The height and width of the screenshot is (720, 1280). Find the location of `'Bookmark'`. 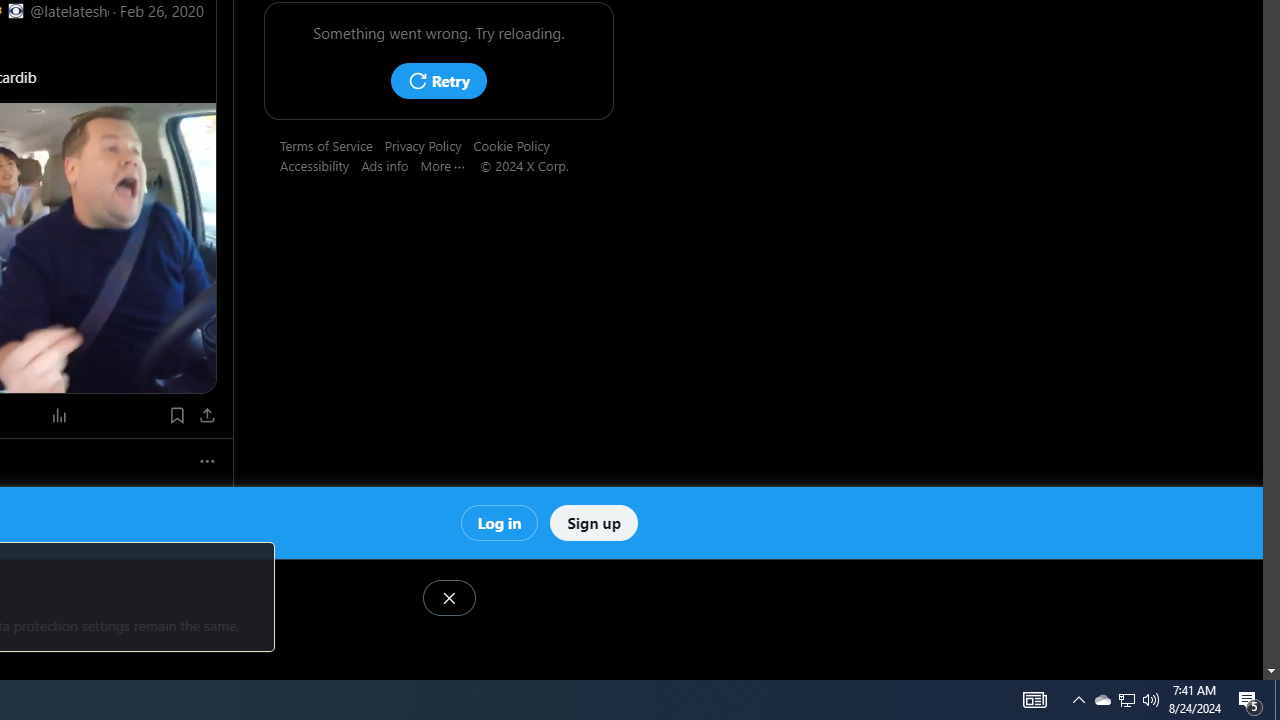

'Bookmark' is located at coordinates (176, 414).